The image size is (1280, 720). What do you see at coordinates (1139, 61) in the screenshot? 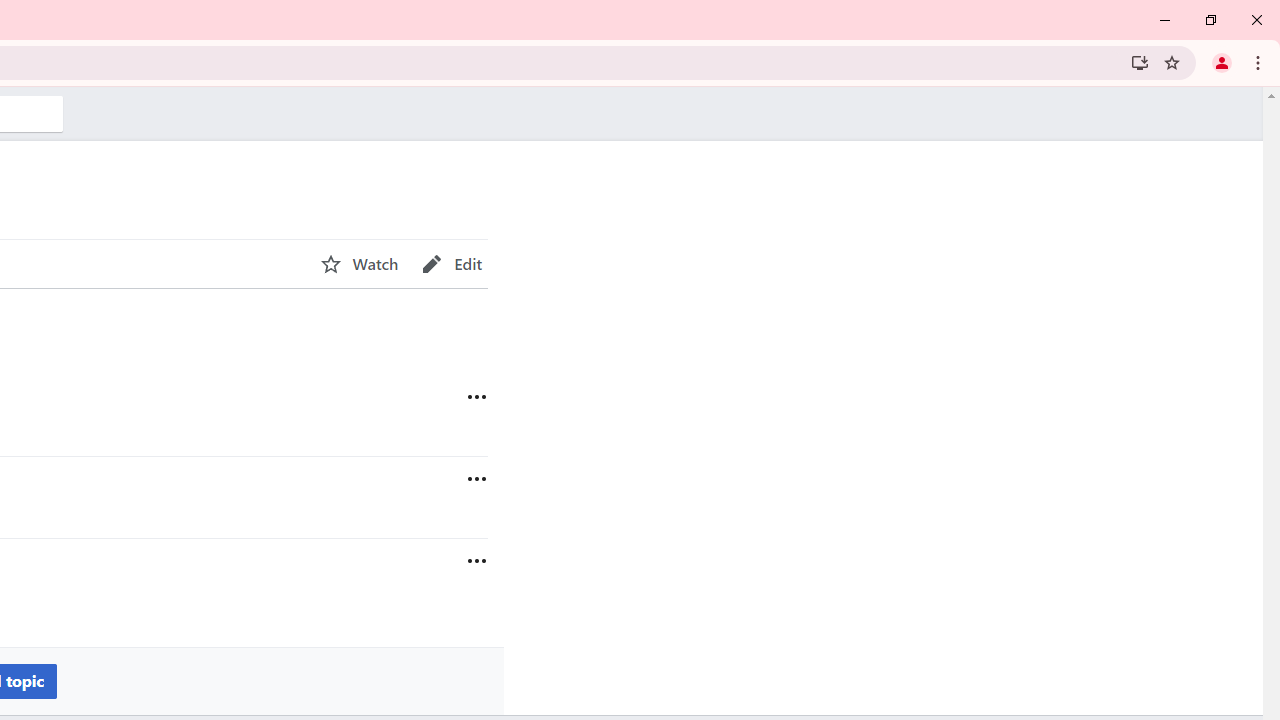
I see `'Install Wikipedia'` at bounding box center [1139, 61].